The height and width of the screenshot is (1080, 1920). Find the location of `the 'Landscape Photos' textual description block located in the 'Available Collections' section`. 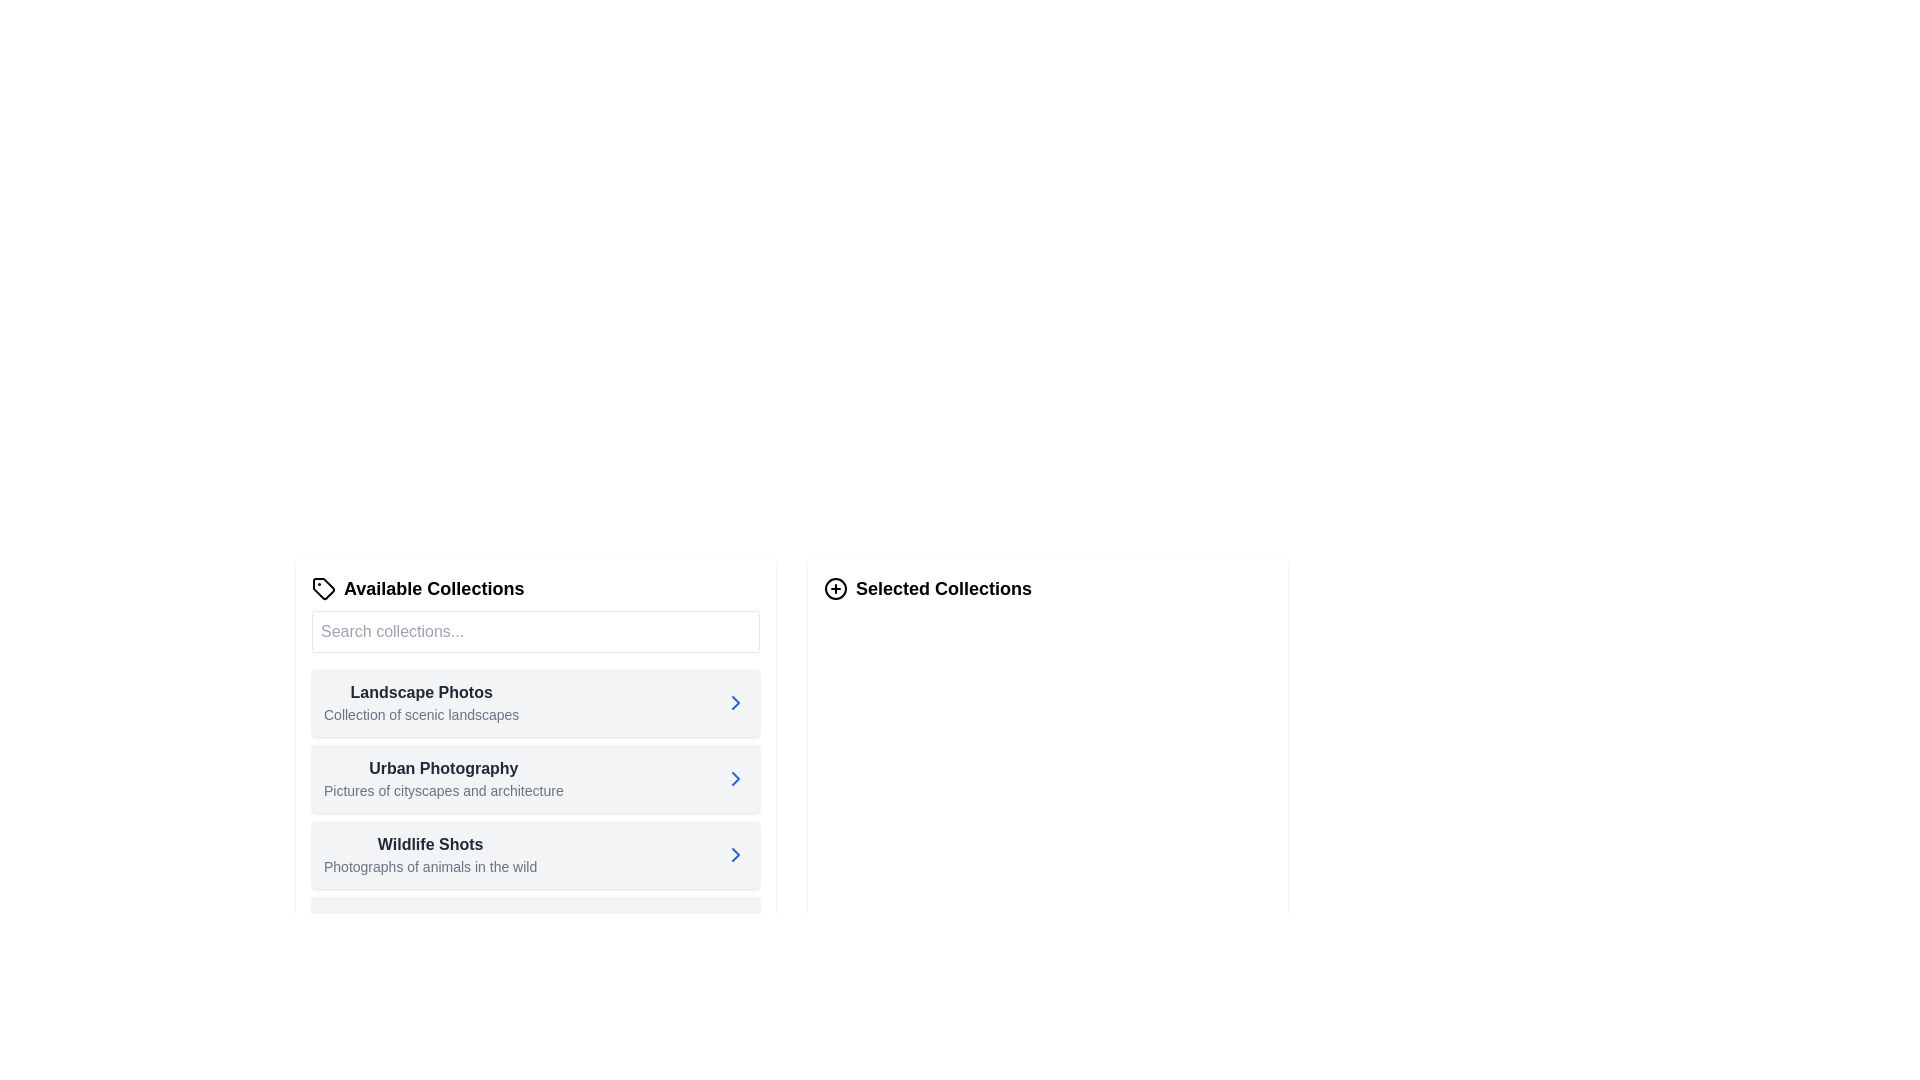

the 'Landscape Photos' textual description block located in the 'Available Collections' section is located at coordinates (420, 701).